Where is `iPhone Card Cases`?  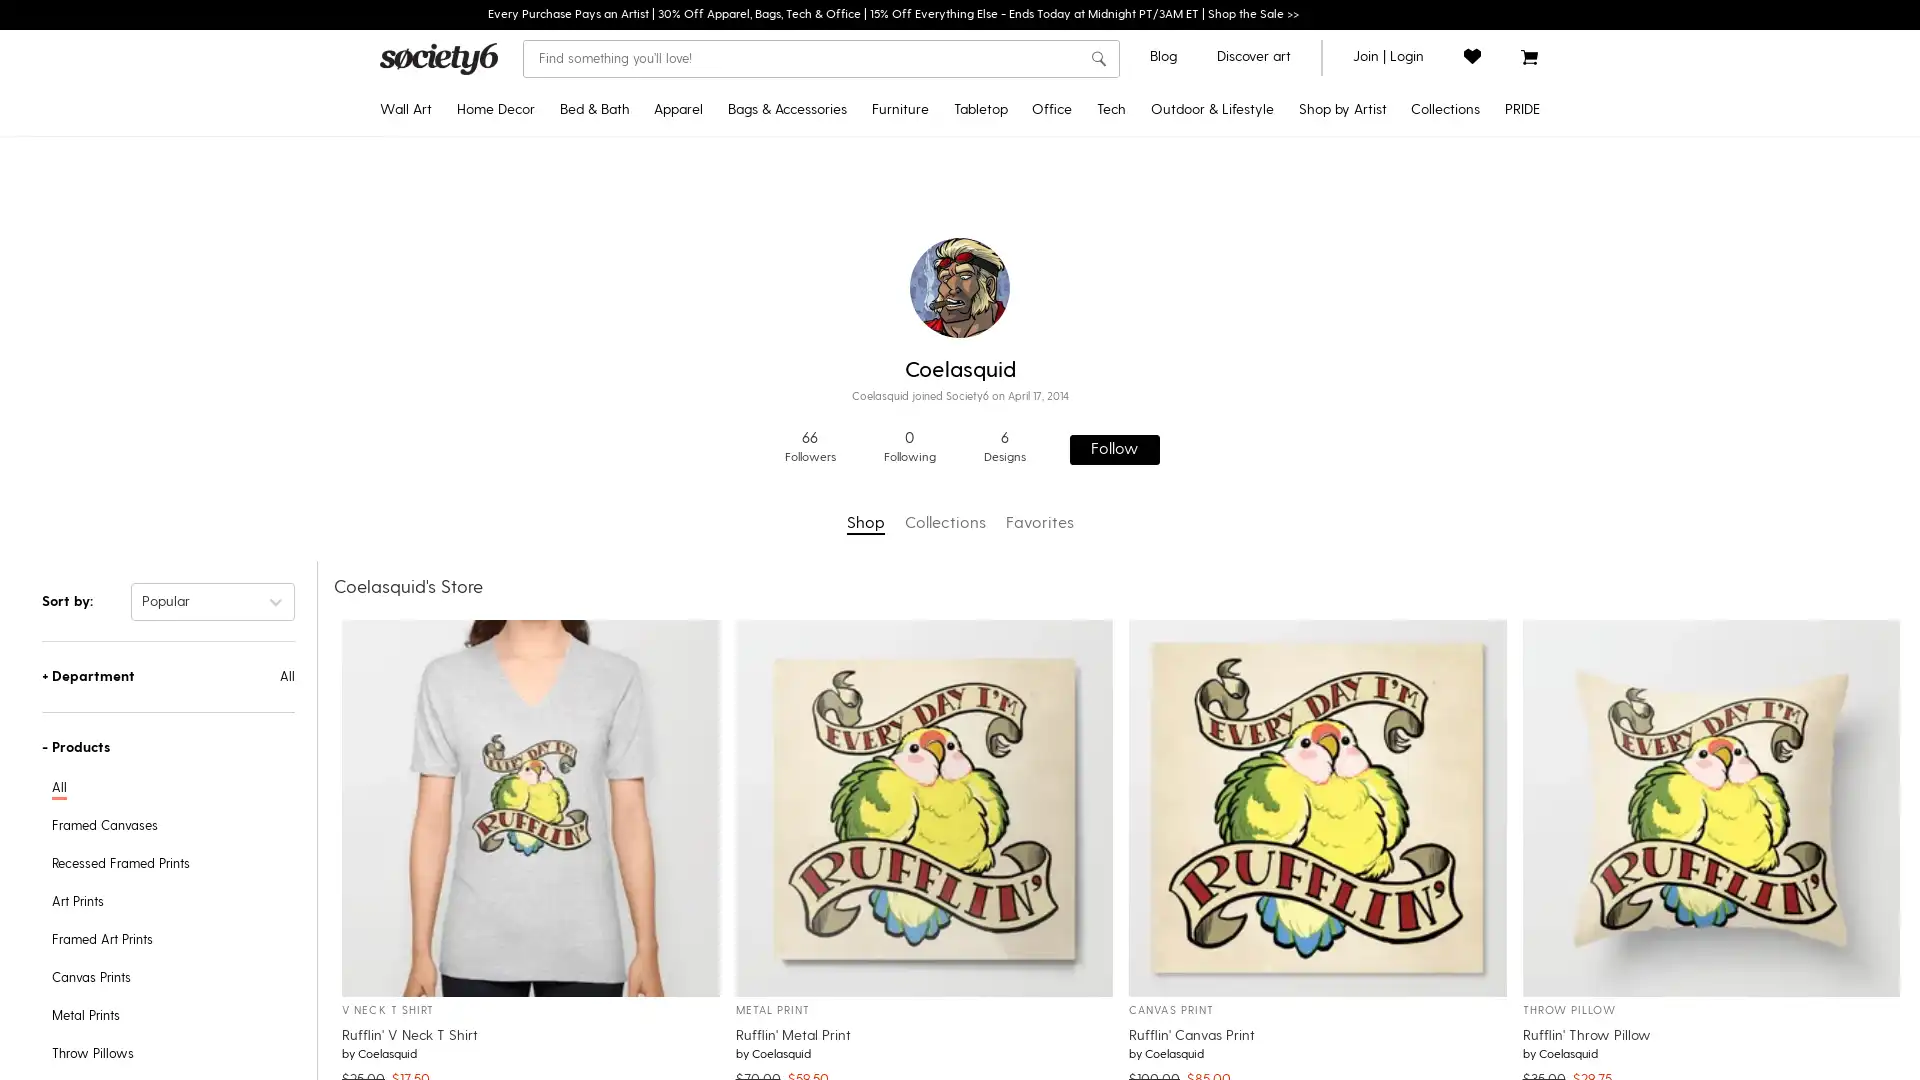
iPhone Card Cases is located at coordinates (1182, 289).